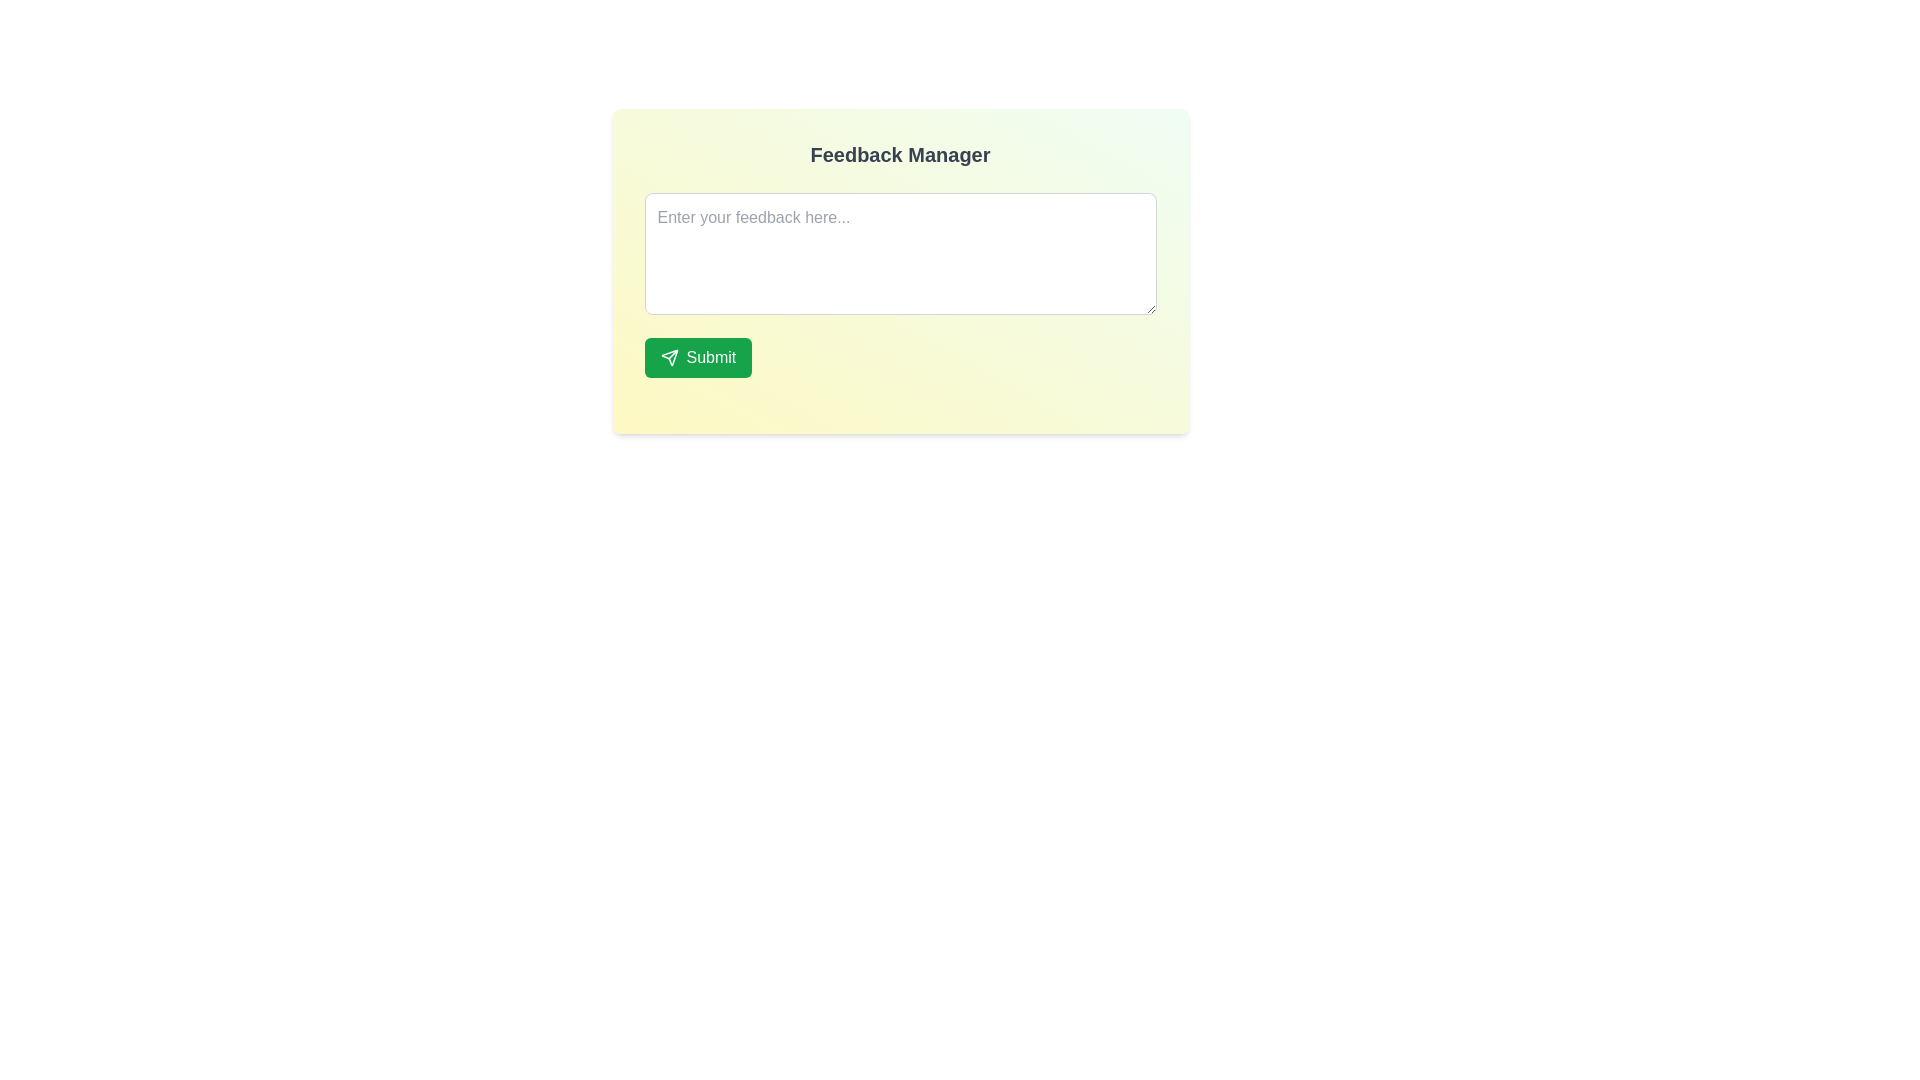 This screenshot has height=1080, width=1920. Describe the element at coordinates (899, 271) in the screenshot. I see `the text within the Text input field located below the 'Feedback Manager' heading and above the 'Submit' button` at that location.